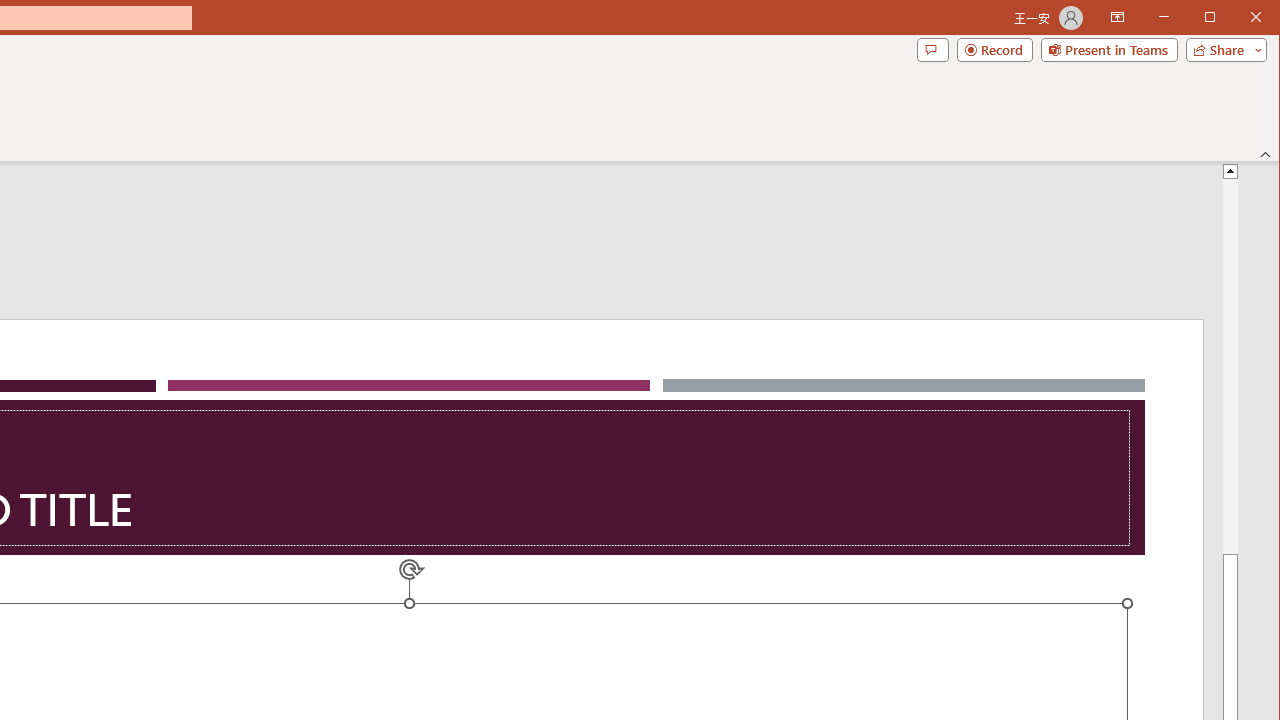 The width and height of the screenshot is (1280, 720). What do you see at coordinates (1221, 49) in the screenshot?
I see `'Share'` at bounding box center [1221, 49].